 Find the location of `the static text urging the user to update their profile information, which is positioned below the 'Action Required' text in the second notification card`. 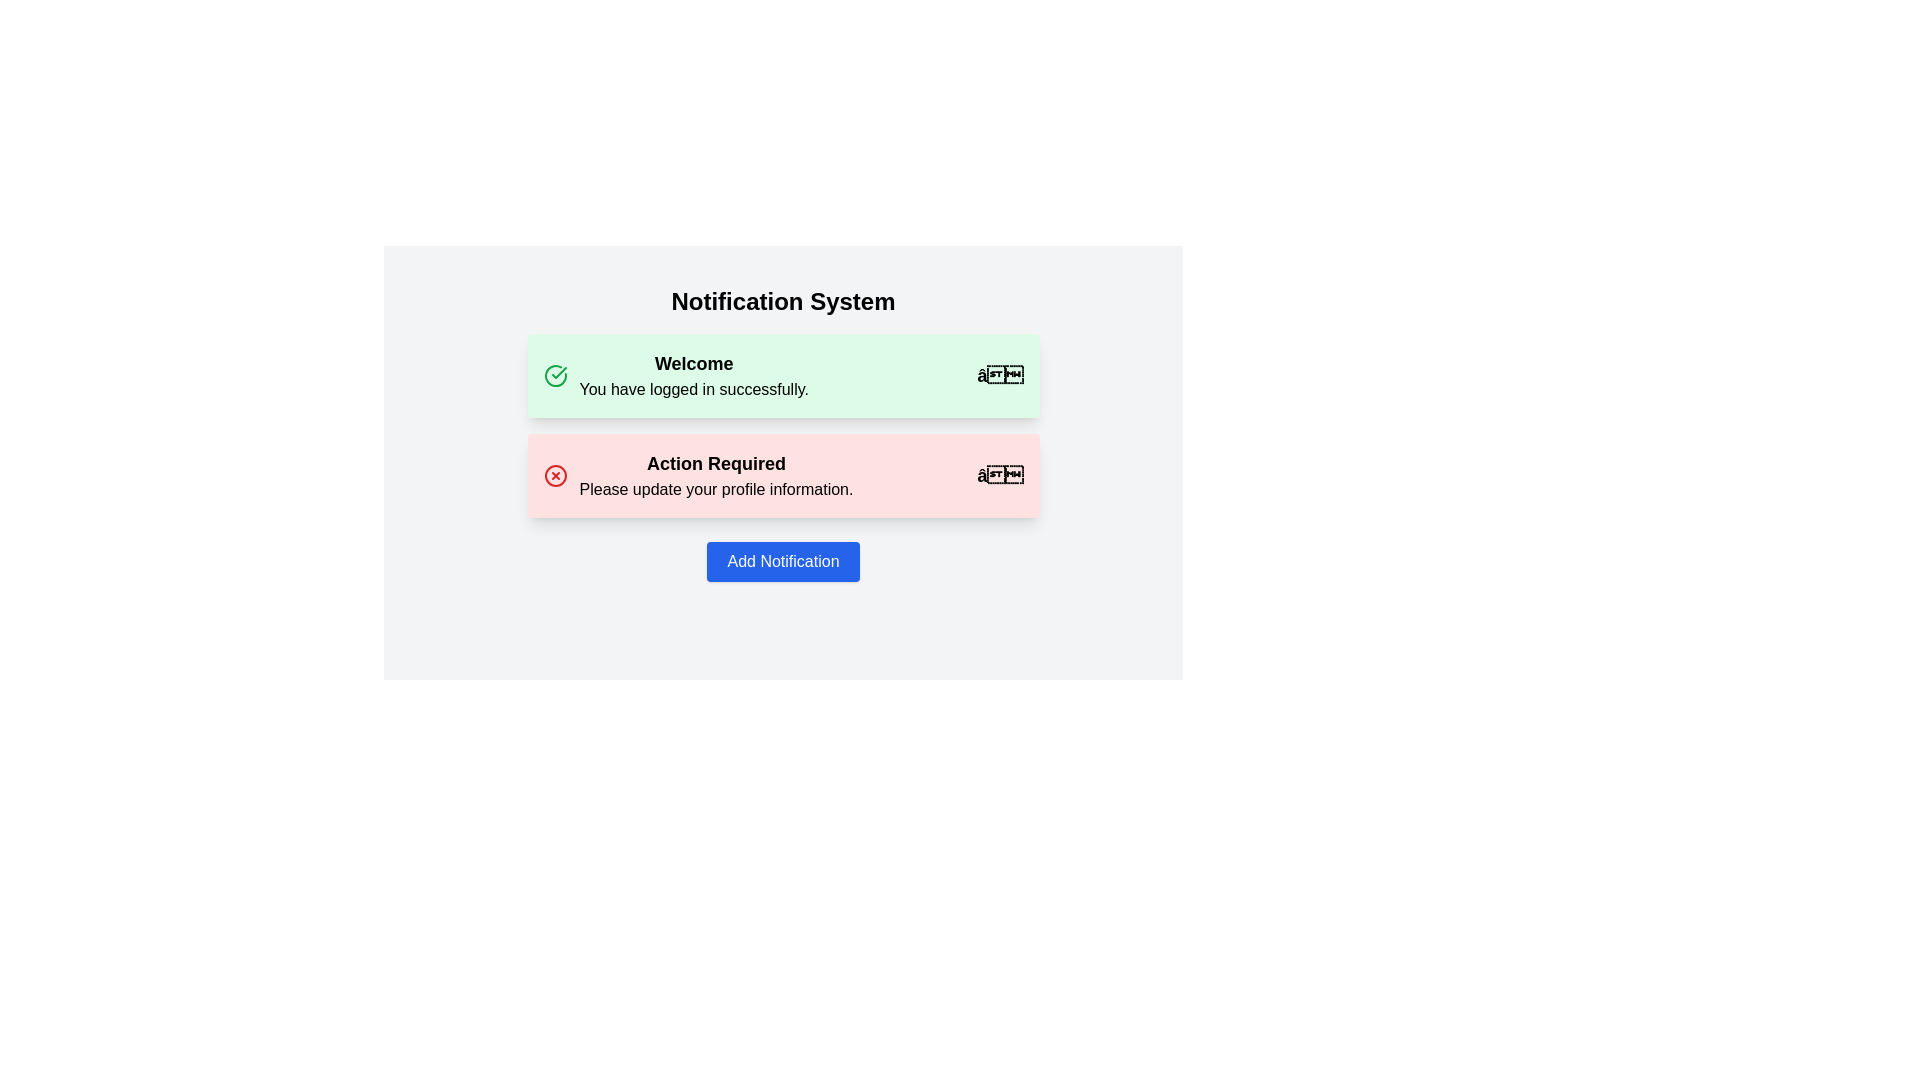

the static text urging the user to update their profile information, which is positioned below the 'Action Required' text in the second notification card is located at coordinates (716, 489).